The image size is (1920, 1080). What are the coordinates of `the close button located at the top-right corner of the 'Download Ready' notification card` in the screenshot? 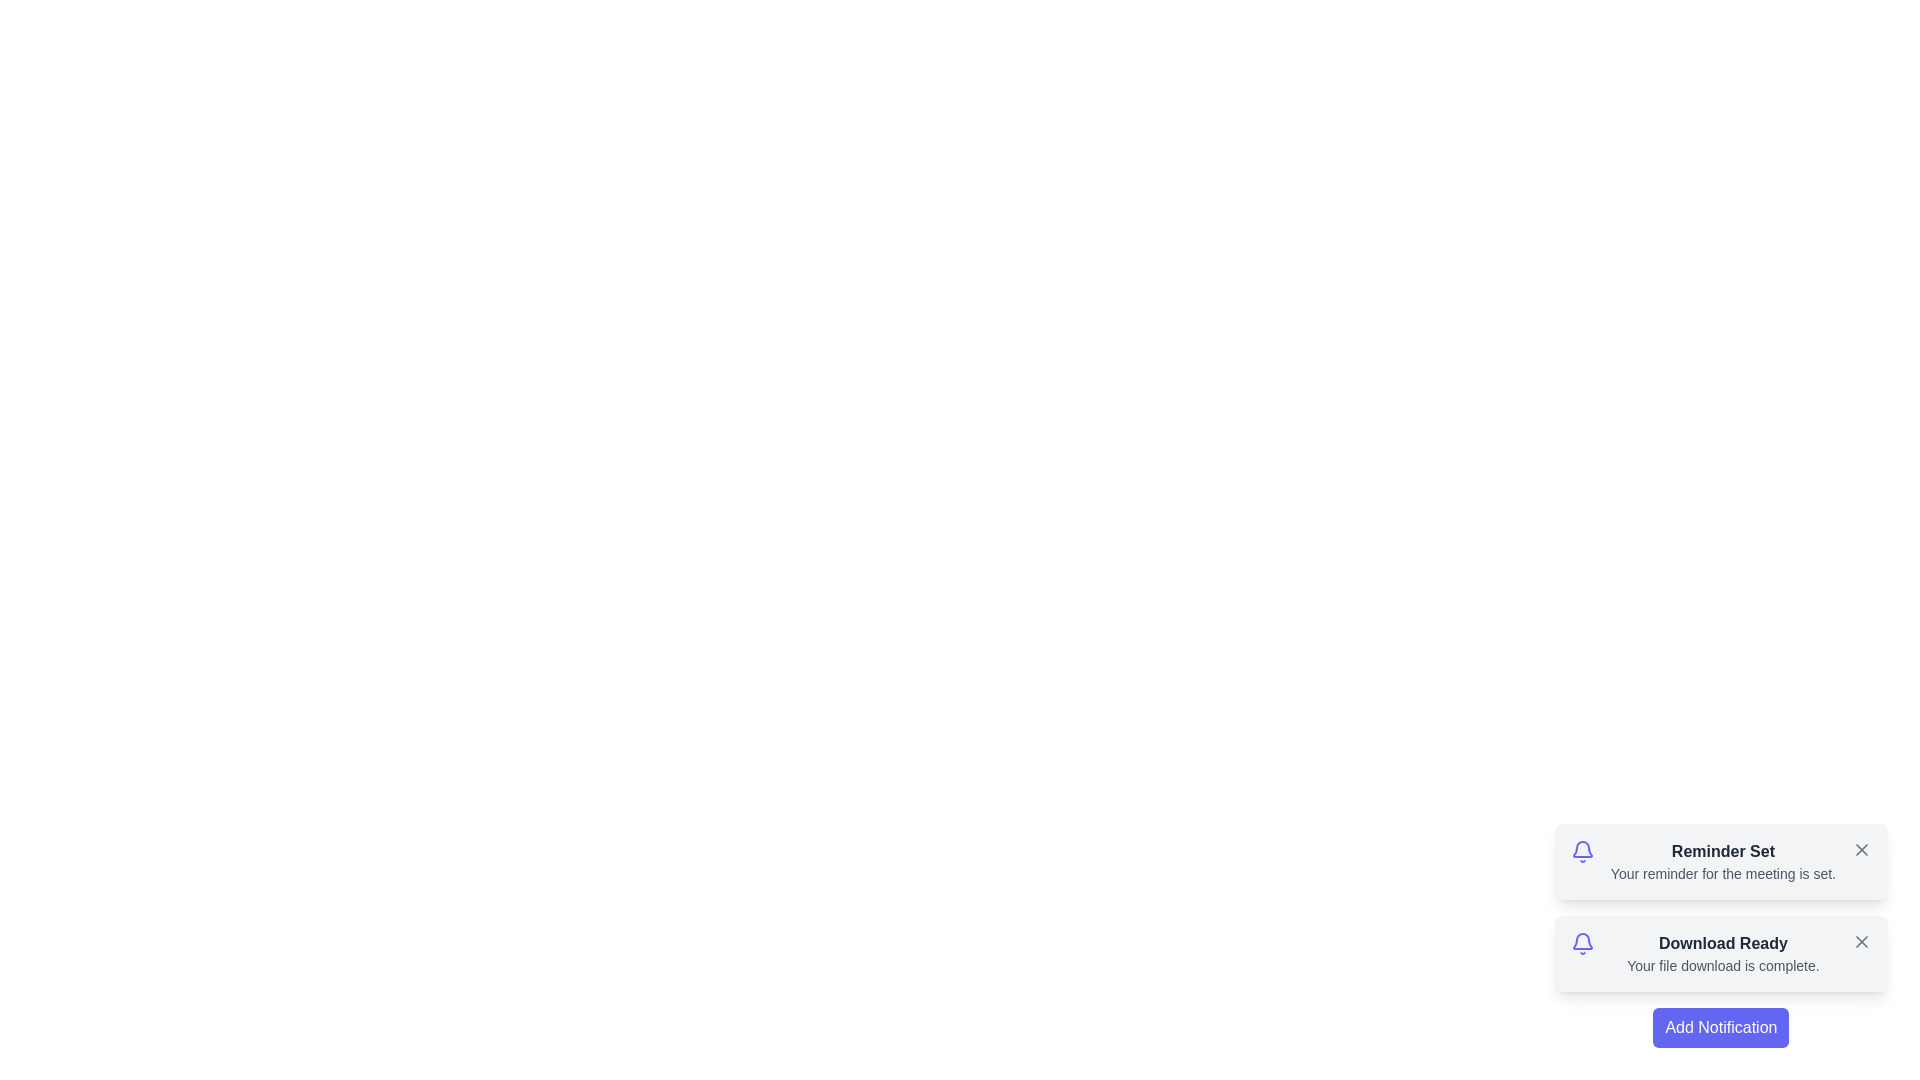 It's located at (1861, 941).